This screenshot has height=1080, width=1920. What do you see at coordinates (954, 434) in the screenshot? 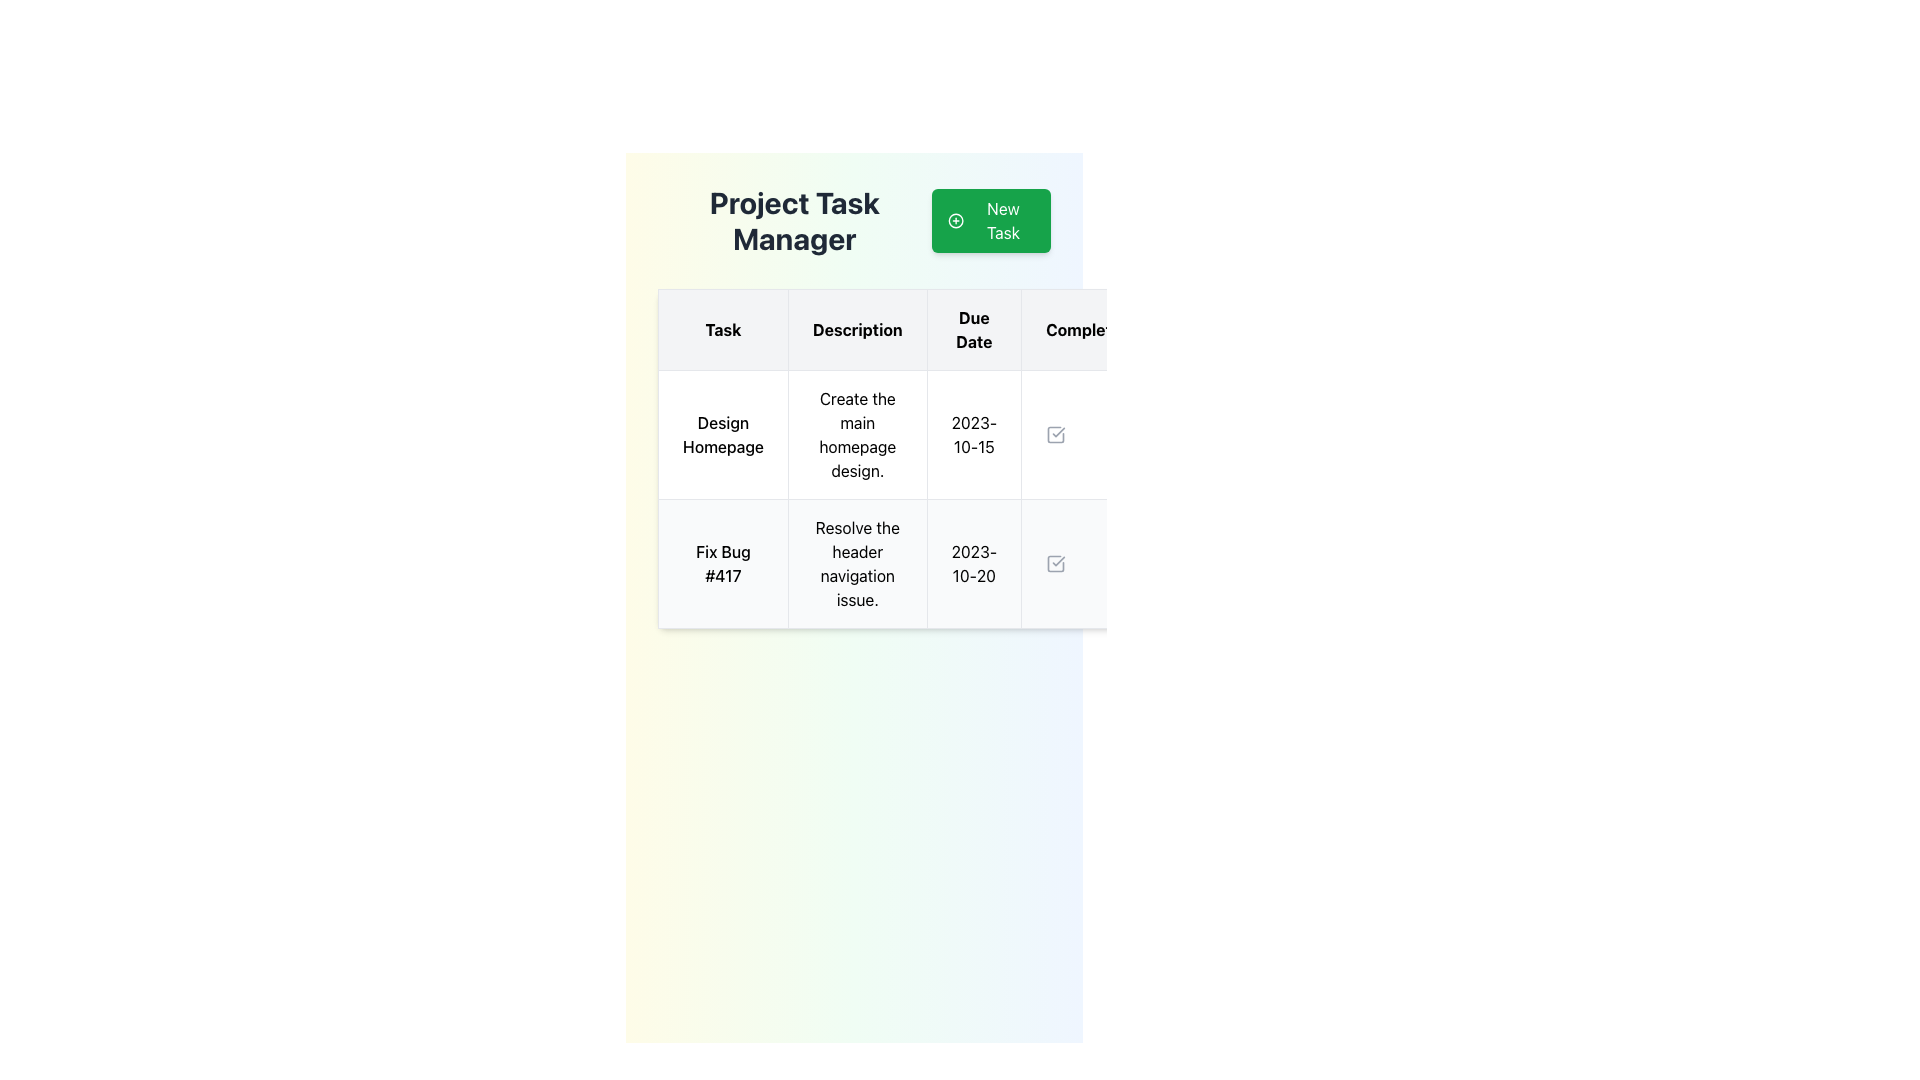
I see `the interactive components within the first row of the table that contains 'Design Homepage', 'Create the main homepage design.', and '2023-10-15'` at bounding box center [954, 434].